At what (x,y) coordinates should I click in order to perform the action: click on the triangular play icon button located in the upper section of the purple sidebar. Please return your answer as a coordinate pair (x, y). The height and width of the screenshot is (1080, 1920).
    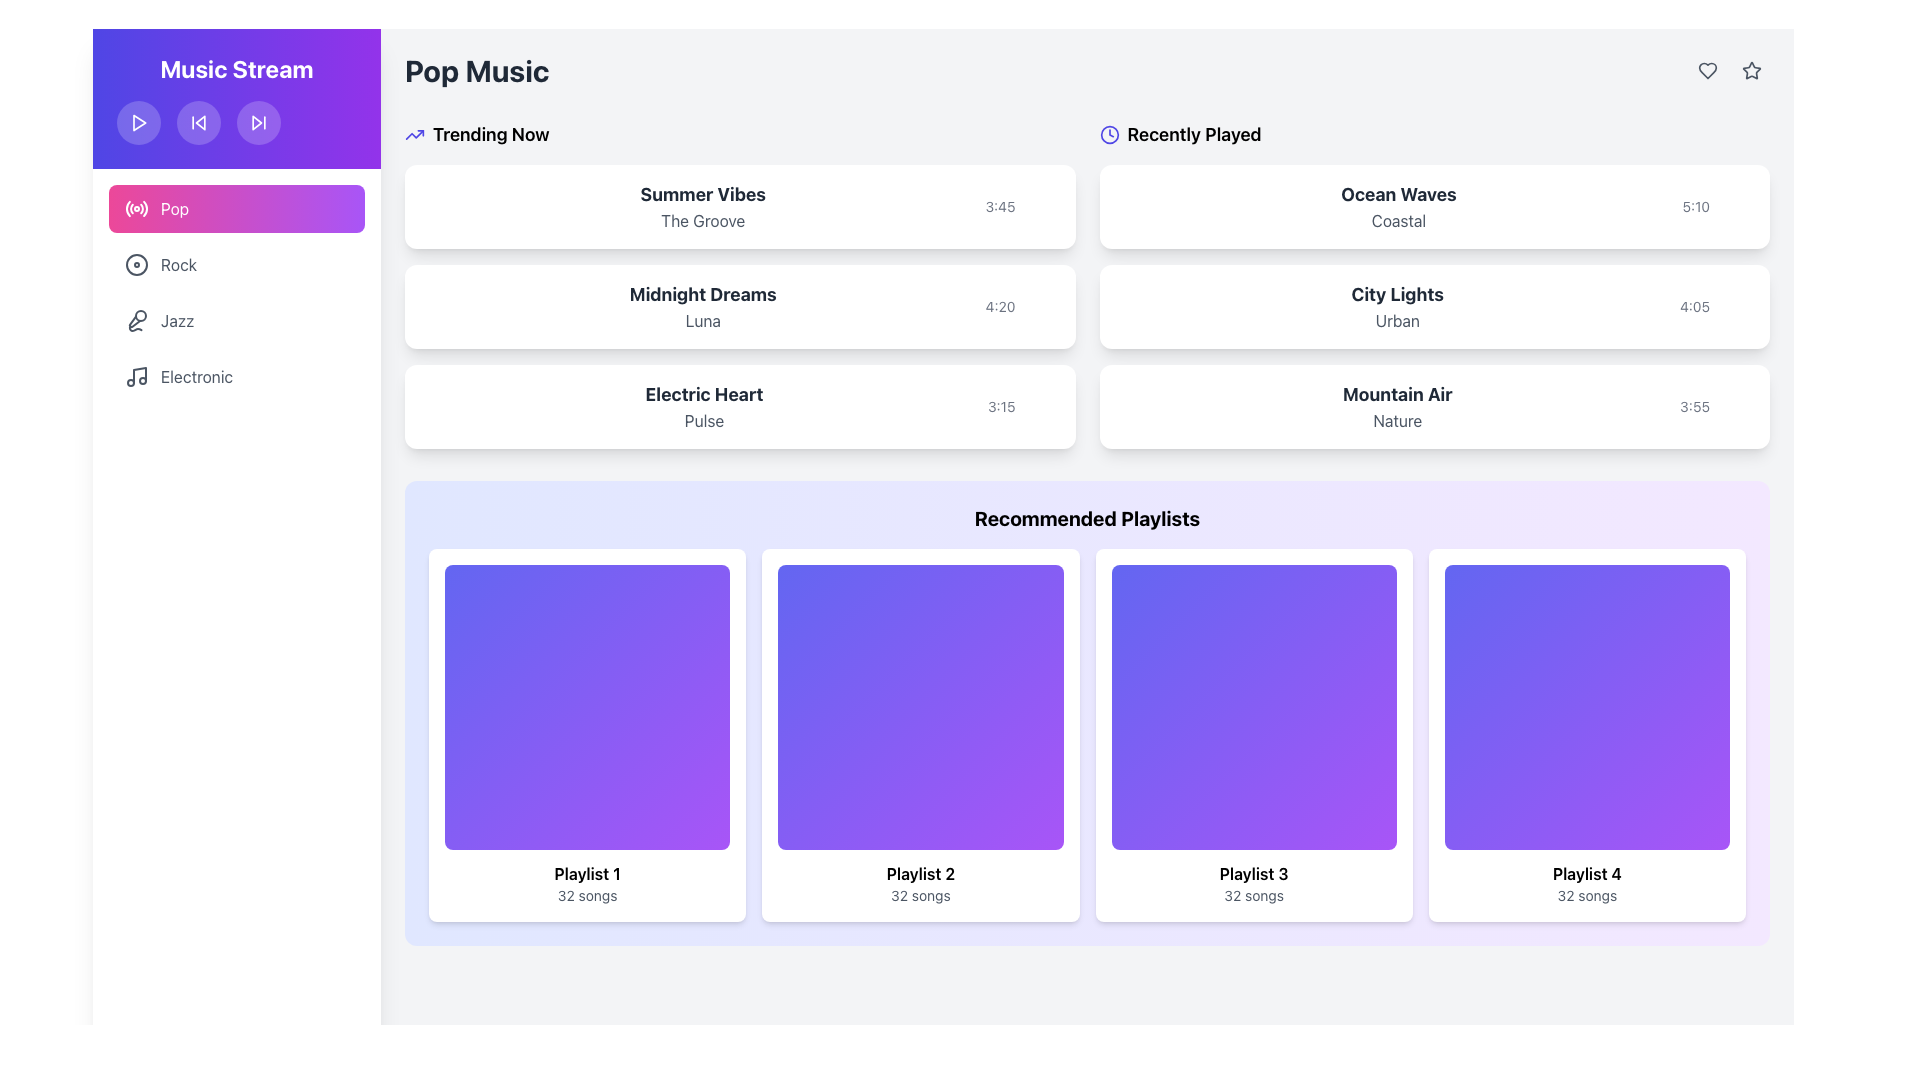
    Looking at the image, I should click on (138, 123).